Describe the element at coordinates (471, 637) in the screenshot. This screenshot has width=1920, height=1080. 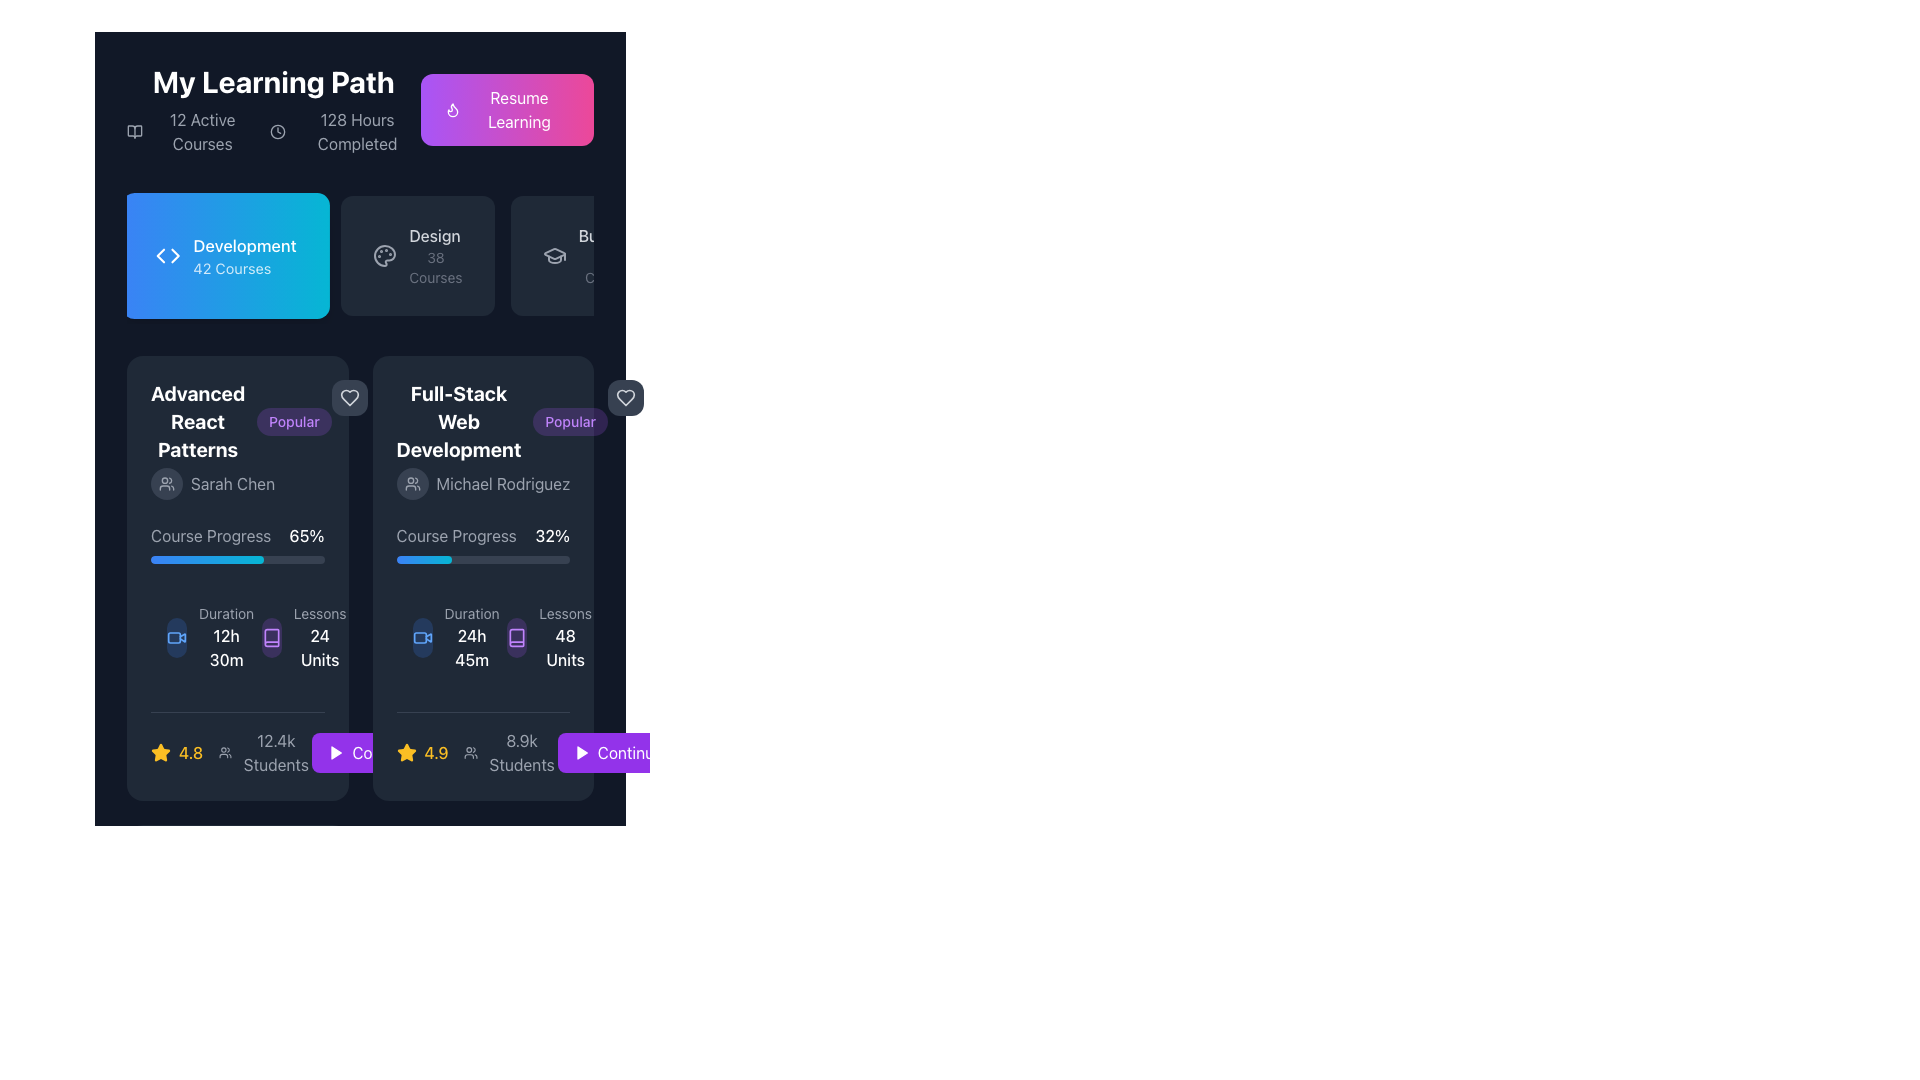
I see `the text display indicating the total duration of the 'Full-Stack Web Development' course, located in the lower-left section of the card` at that location.